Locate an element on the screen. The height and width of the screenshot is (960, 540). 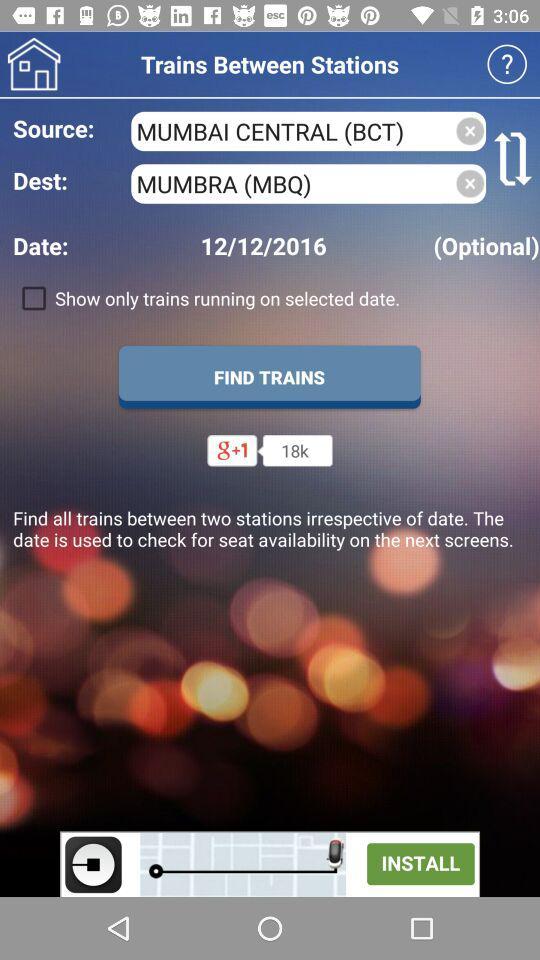
previous is located at coordinates (33, 64).